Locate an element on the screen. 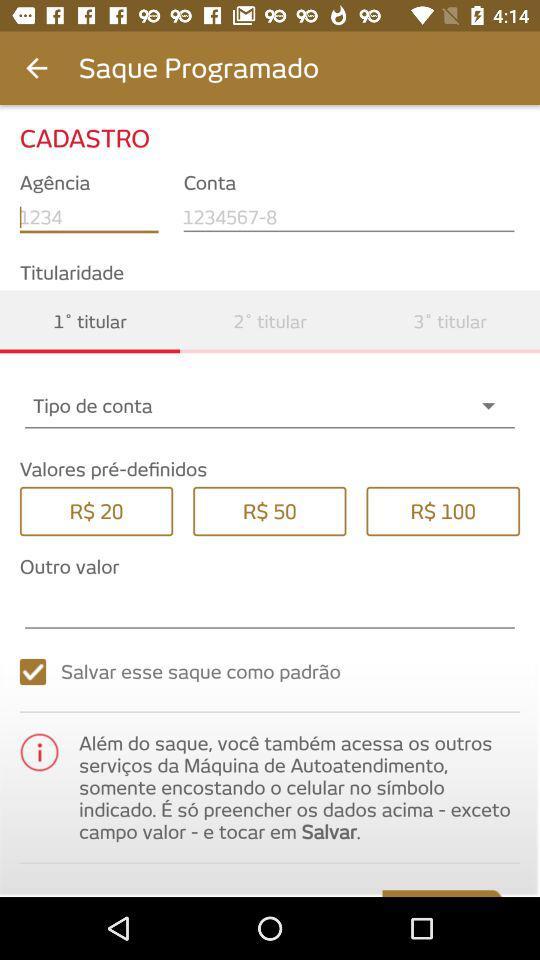 The width and height of the screenshot is (540, 960). the button above the text valores predefinidos is located at coordinates (270, 404).